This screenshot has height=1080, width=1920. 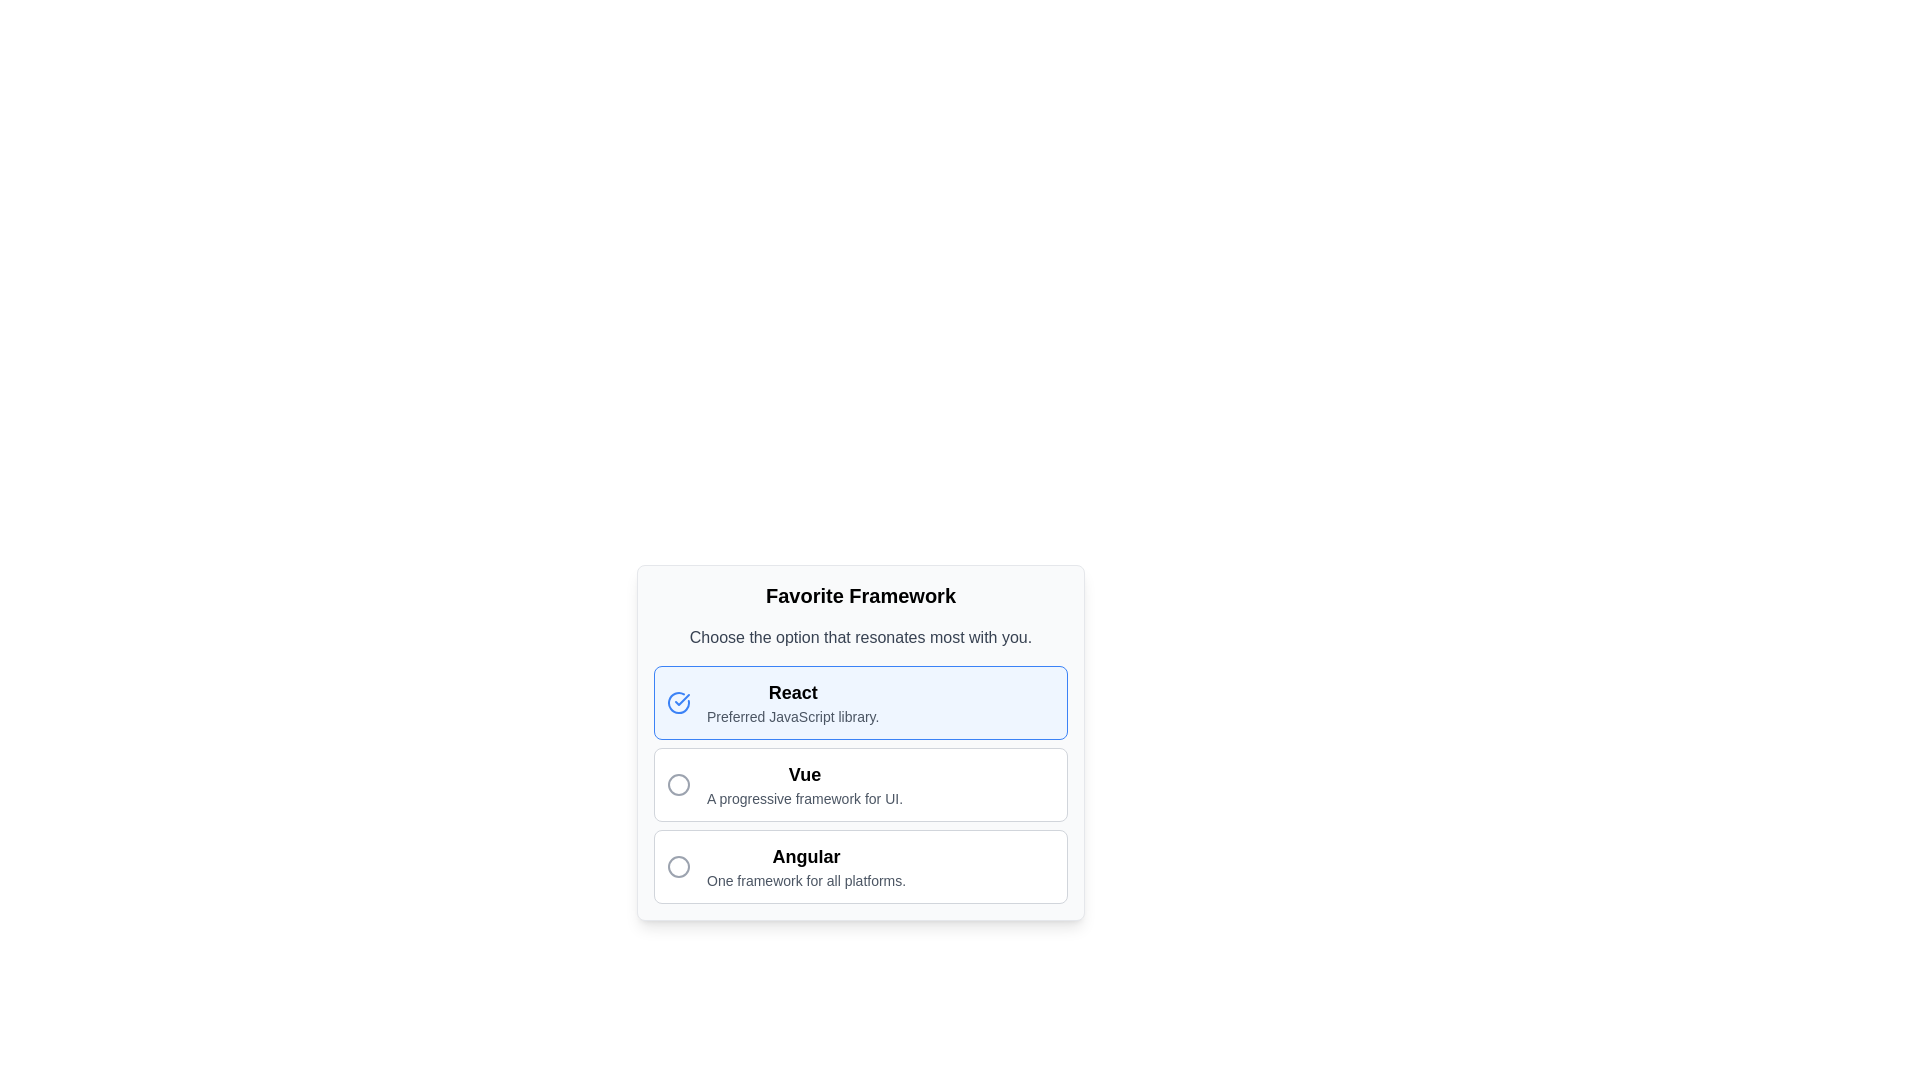 I want to click on the circular icon outlined in black with a white inner fill, located adjacent to the text 'Vue', so click(x=678, y=784).